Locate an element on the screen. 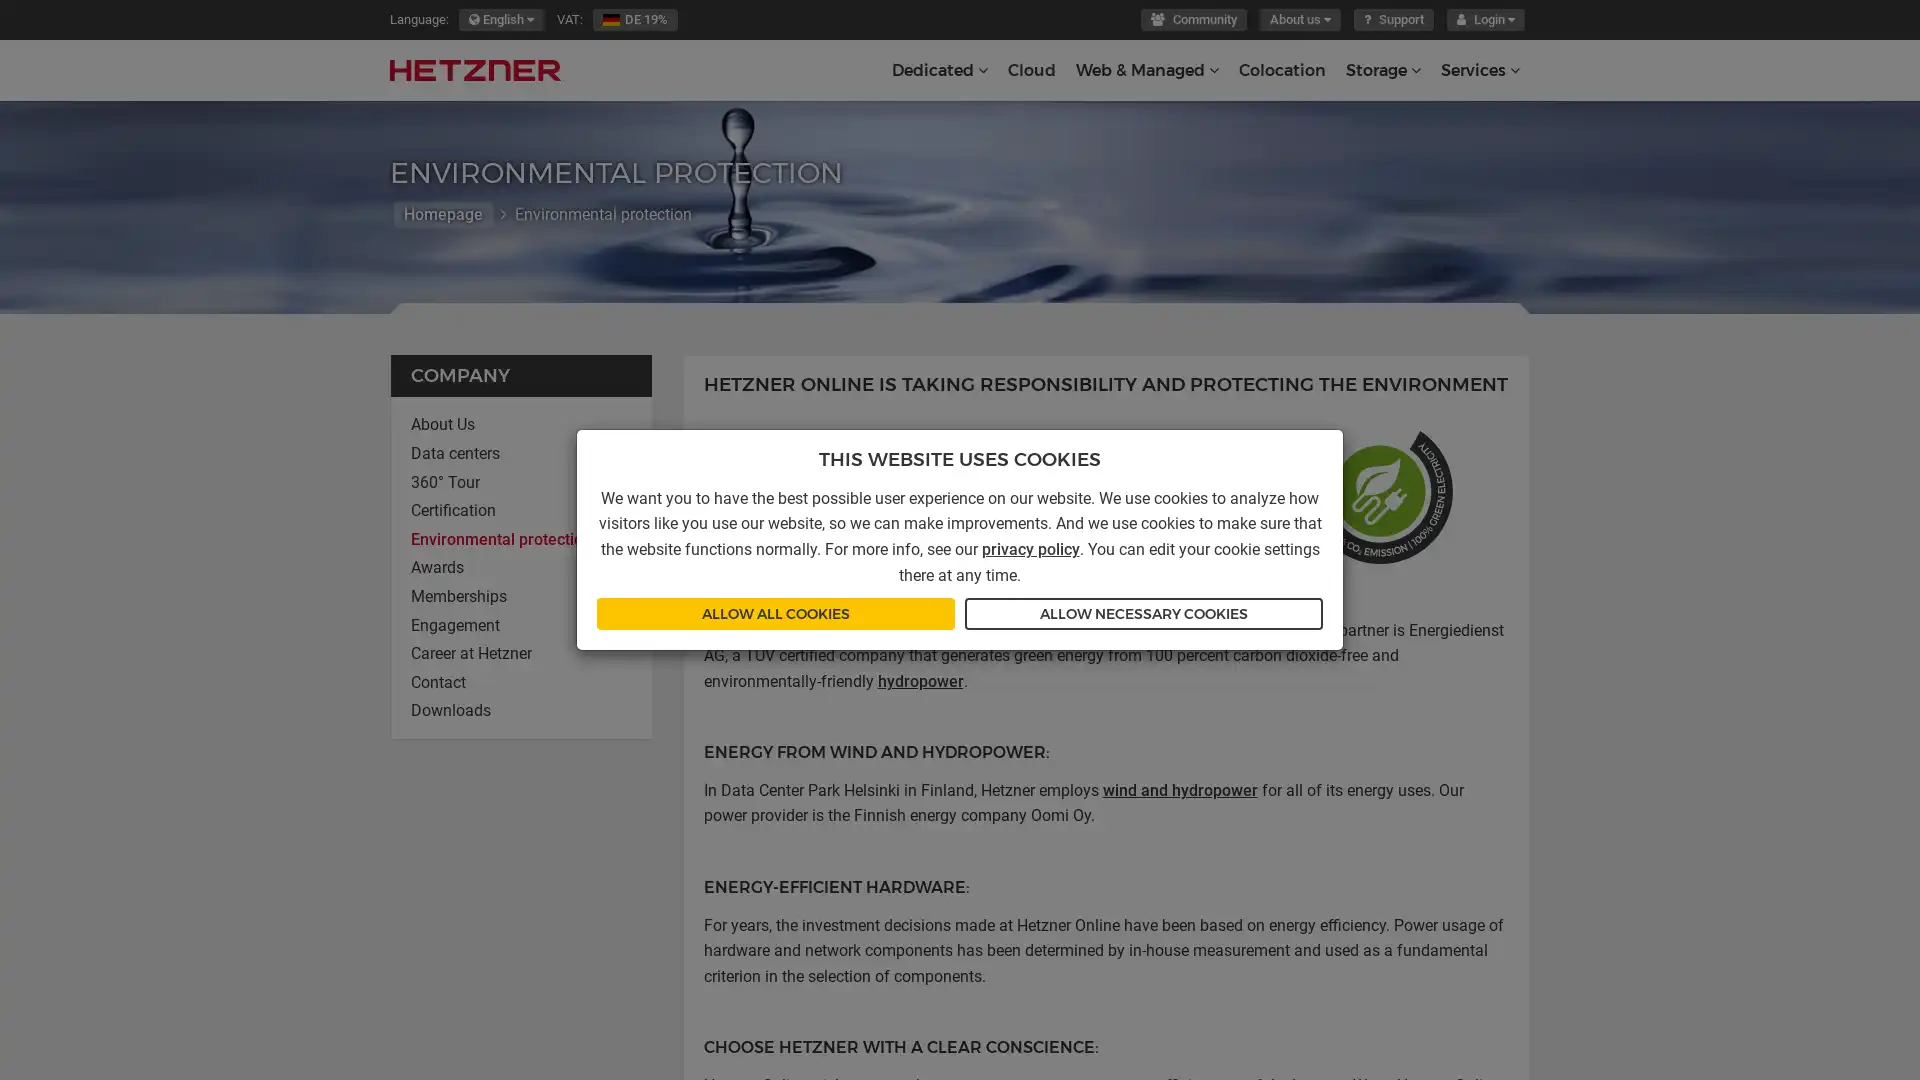 The height and width of the screenshot is (1080, 1920). ALLOW NECESSARY COOKIES is located at coordinates (1143, 612).